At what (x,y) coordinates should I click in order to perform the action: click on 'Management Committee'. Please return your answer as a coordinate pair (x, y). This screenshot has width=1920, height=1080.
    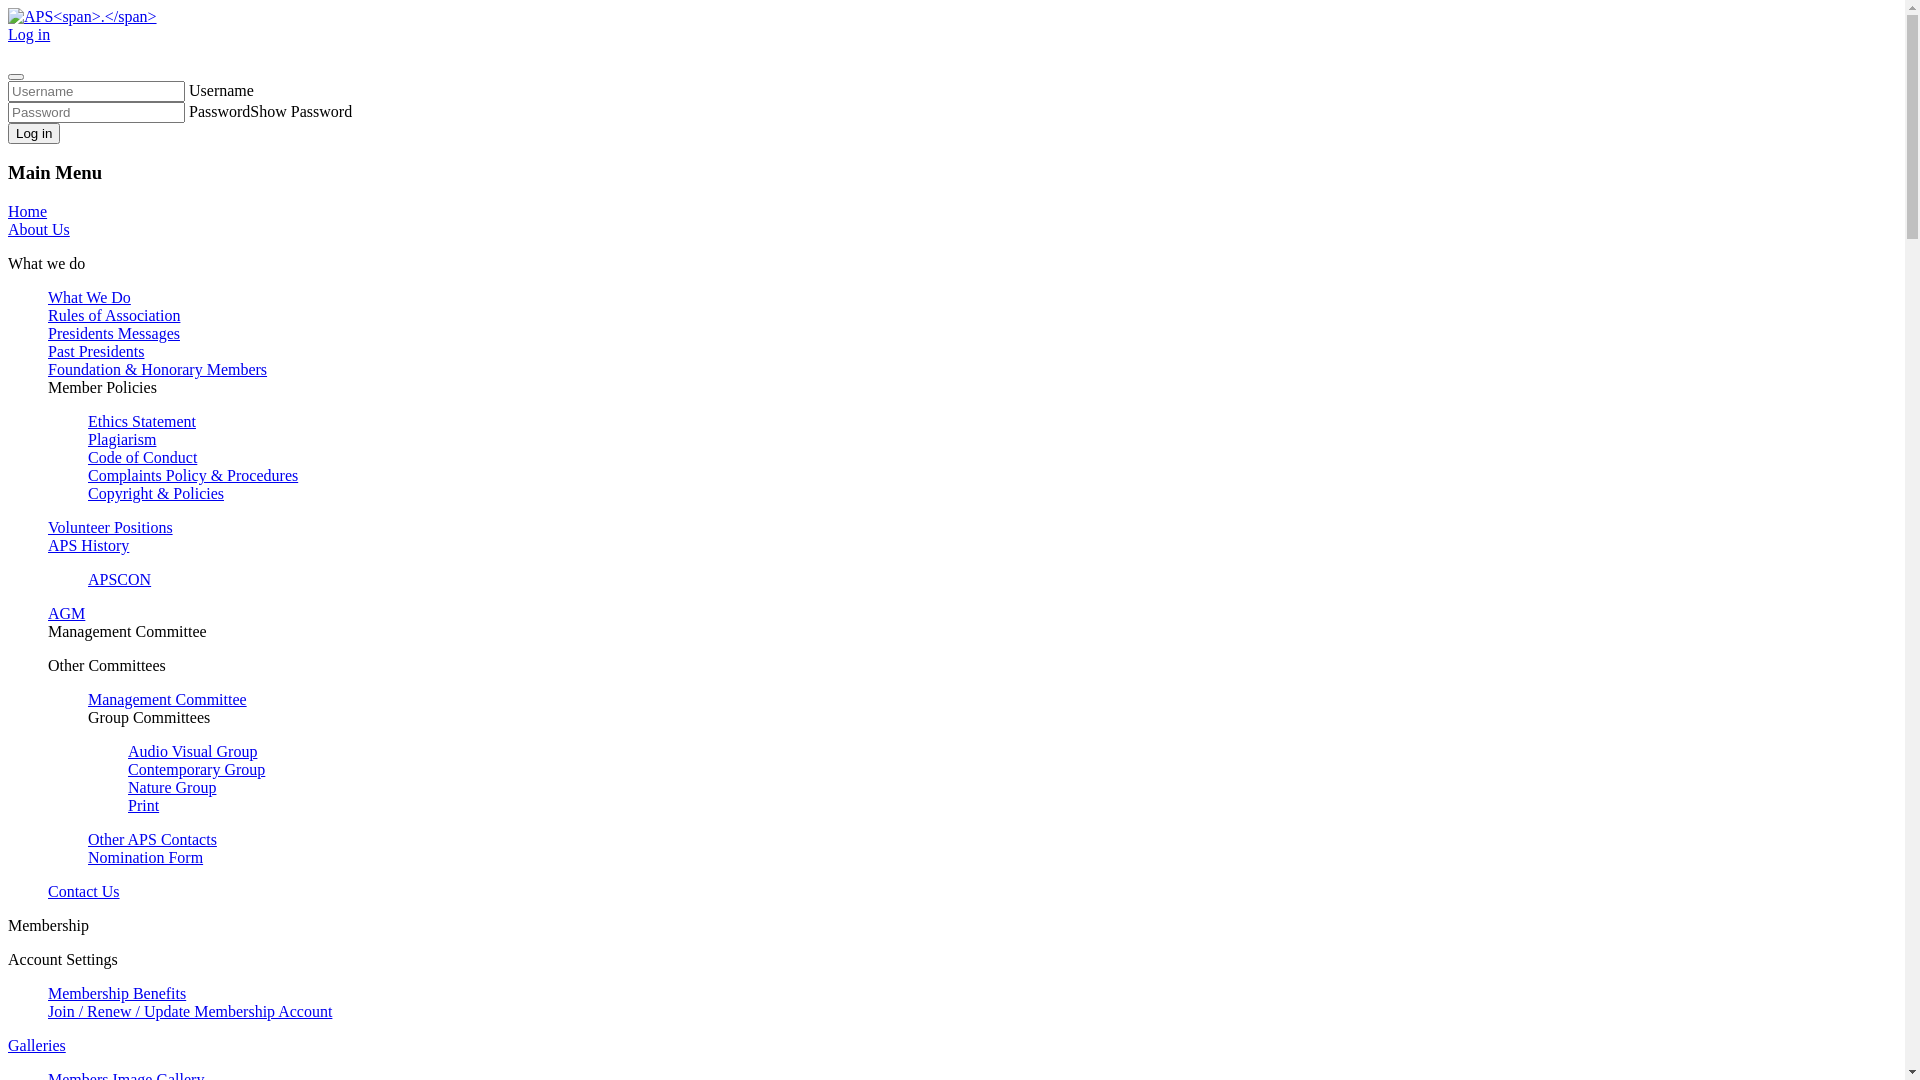
    Looking at the image, I should click on (86, 698).